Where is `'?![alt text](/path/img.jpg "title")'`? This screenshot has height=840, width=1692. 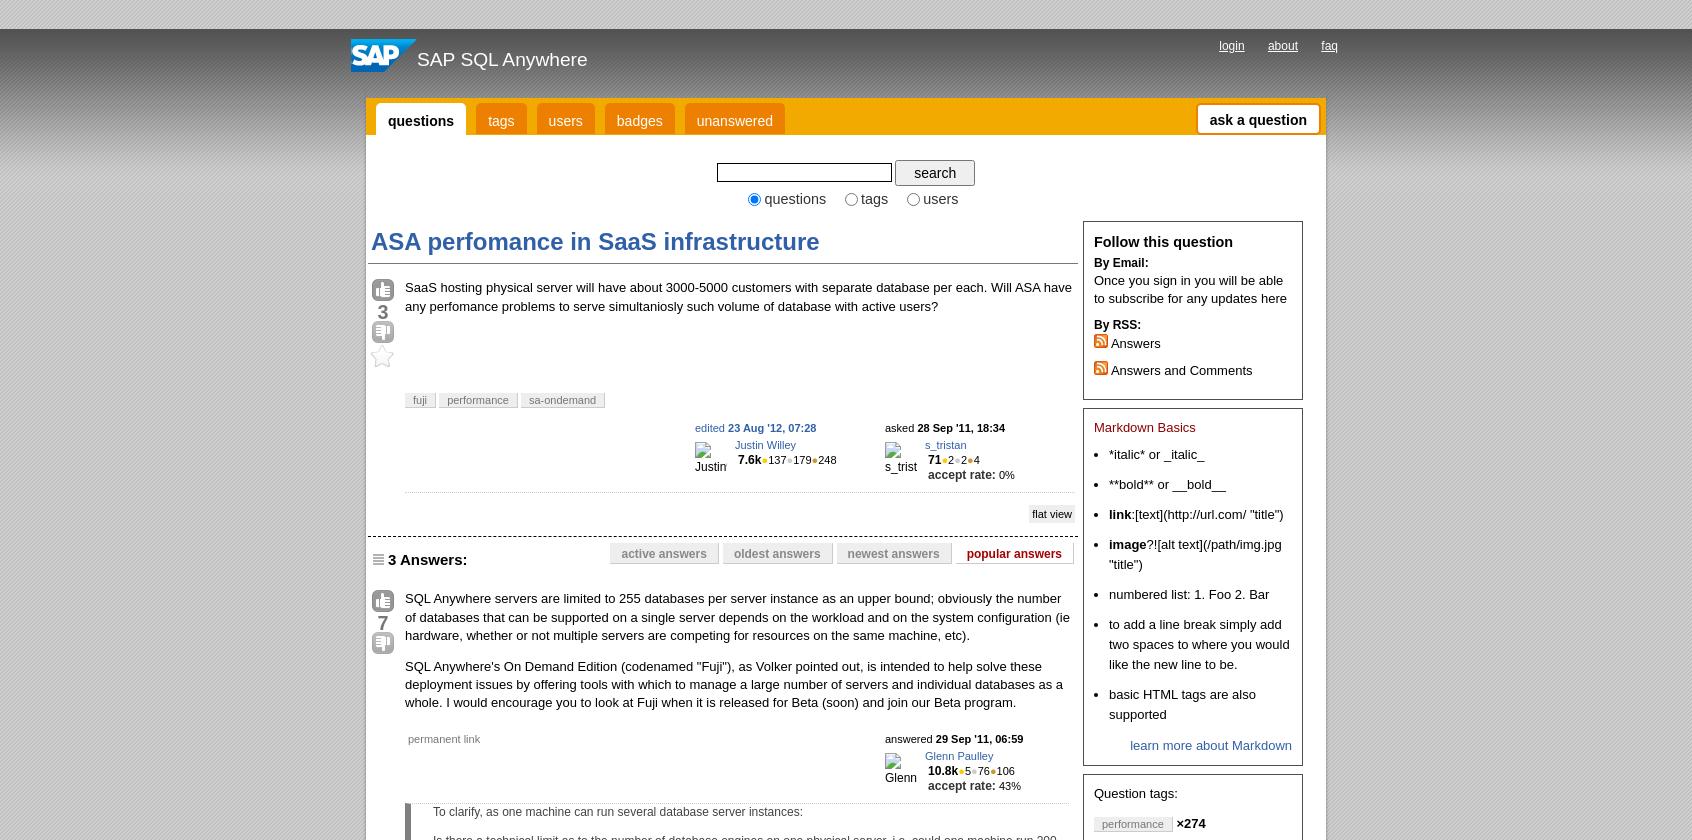
'?![alt text](/path/img.jpg "title")' is located at coordinates (1194, 553).